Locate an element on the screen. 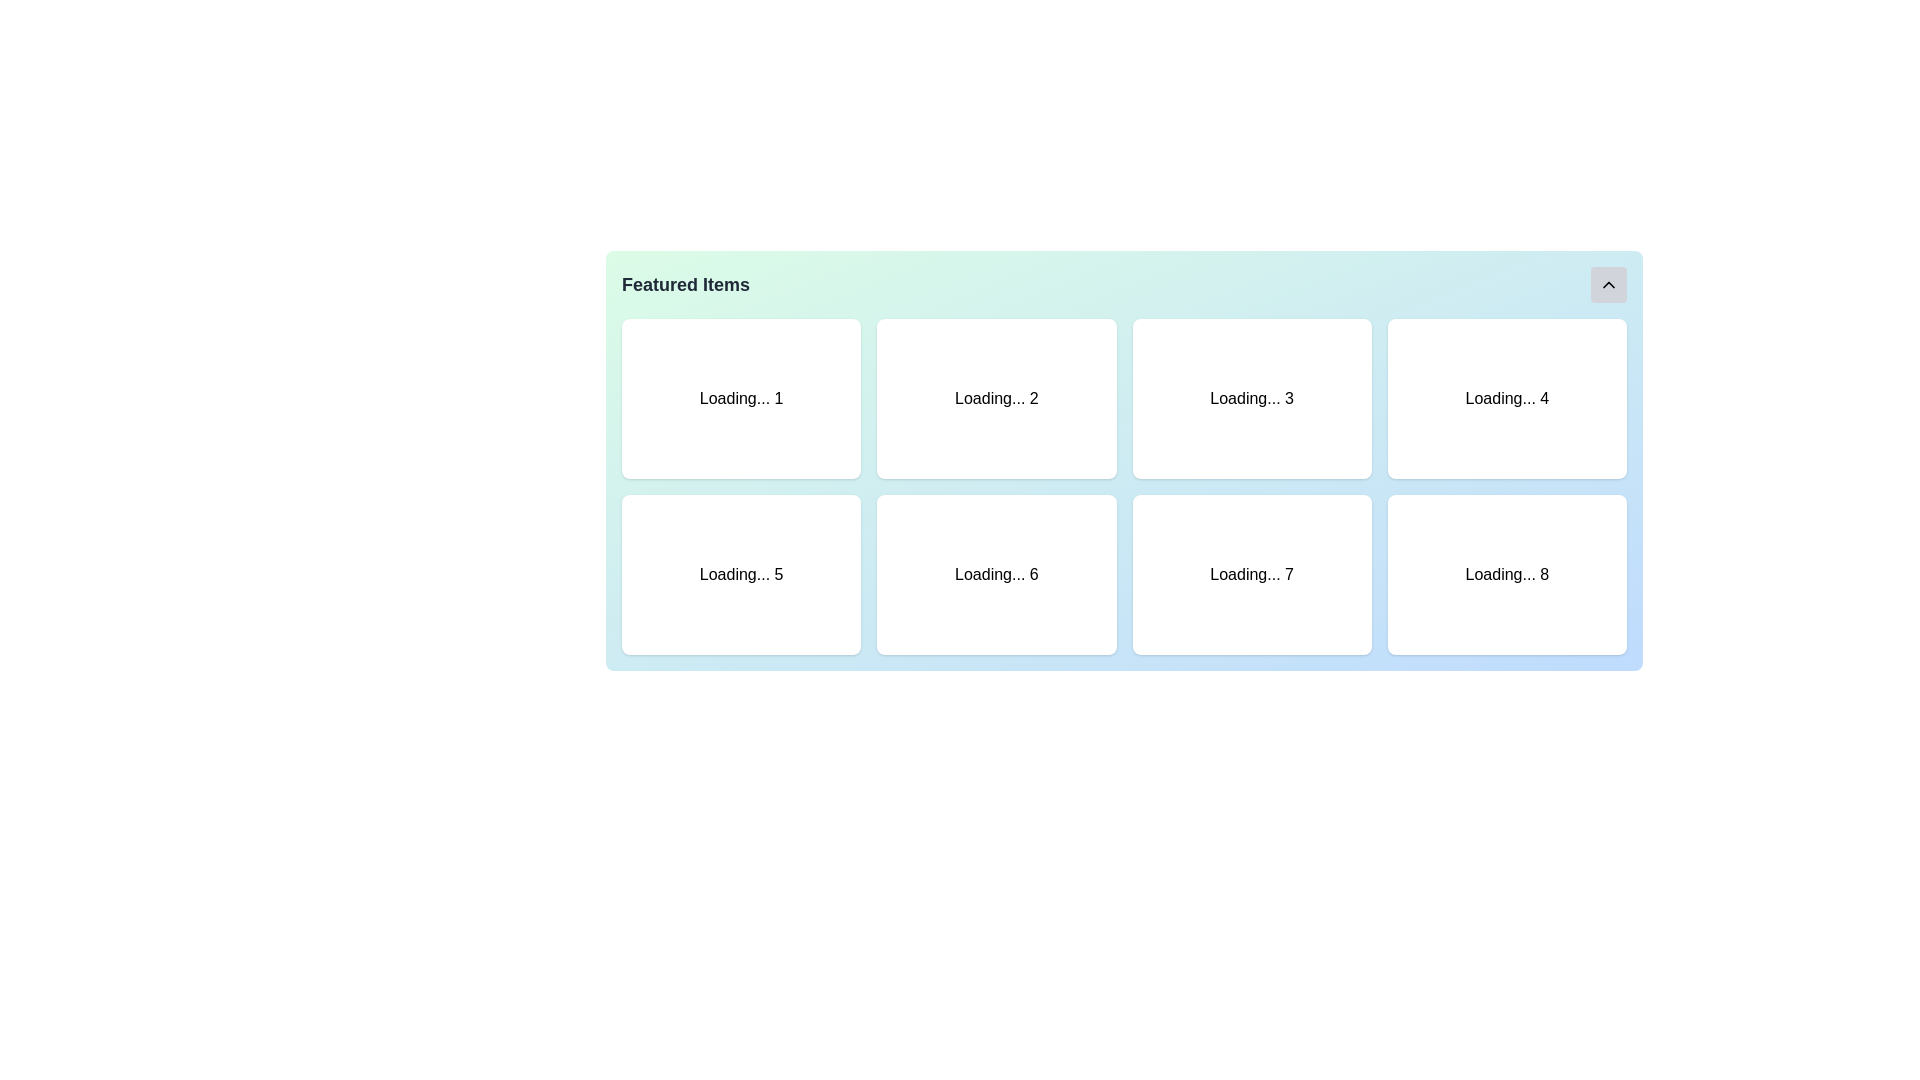  the loading box or placeholder located in the first row, first column of a grid layout, which indicates that an operation is in progress is located at coordinates (740, 398).